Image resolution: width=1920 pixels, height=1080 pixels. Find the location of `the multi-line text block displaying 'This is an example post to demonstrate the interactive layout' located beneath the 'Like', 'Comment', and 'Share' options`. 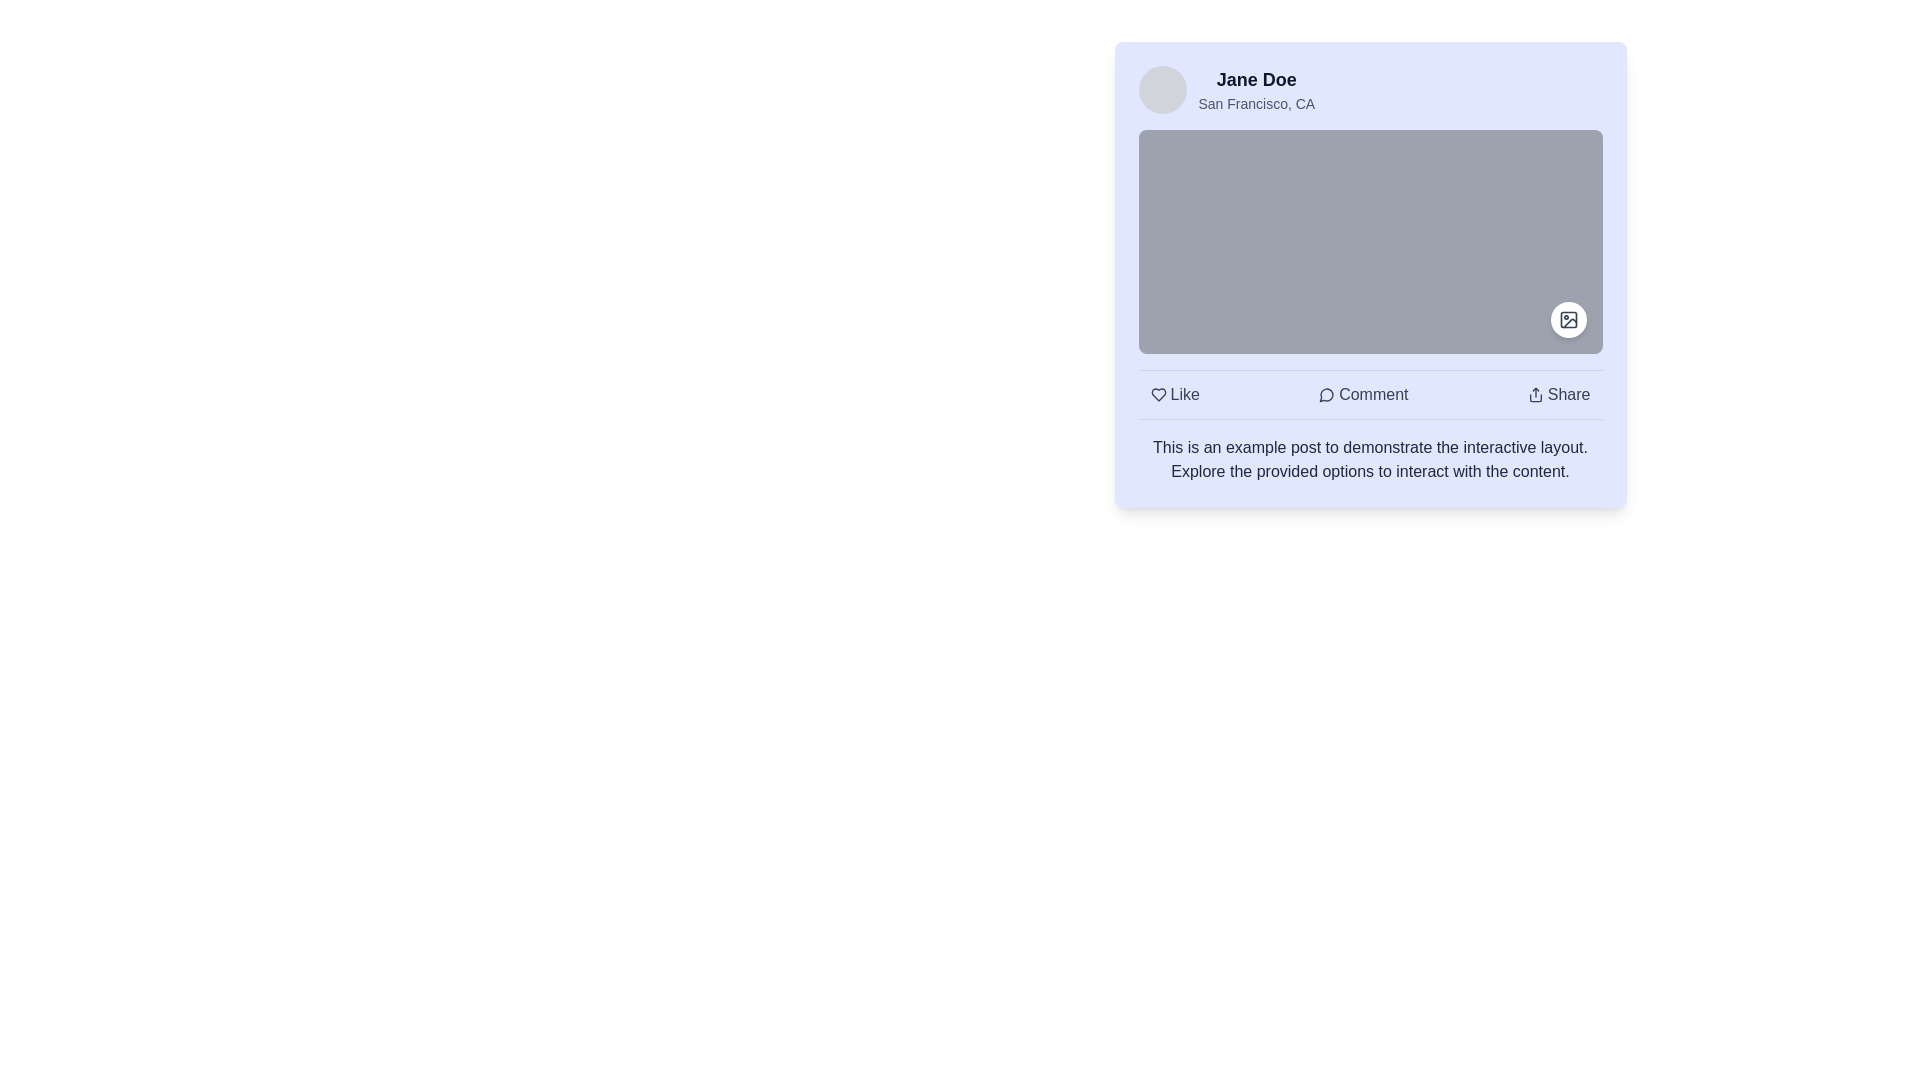

the multi-line text block displaying 'This is an example post to demonstrate the interactive layout' located beneath the 'Like', 'Comment', and 'Share' options is located at coordinates (1369, 459).